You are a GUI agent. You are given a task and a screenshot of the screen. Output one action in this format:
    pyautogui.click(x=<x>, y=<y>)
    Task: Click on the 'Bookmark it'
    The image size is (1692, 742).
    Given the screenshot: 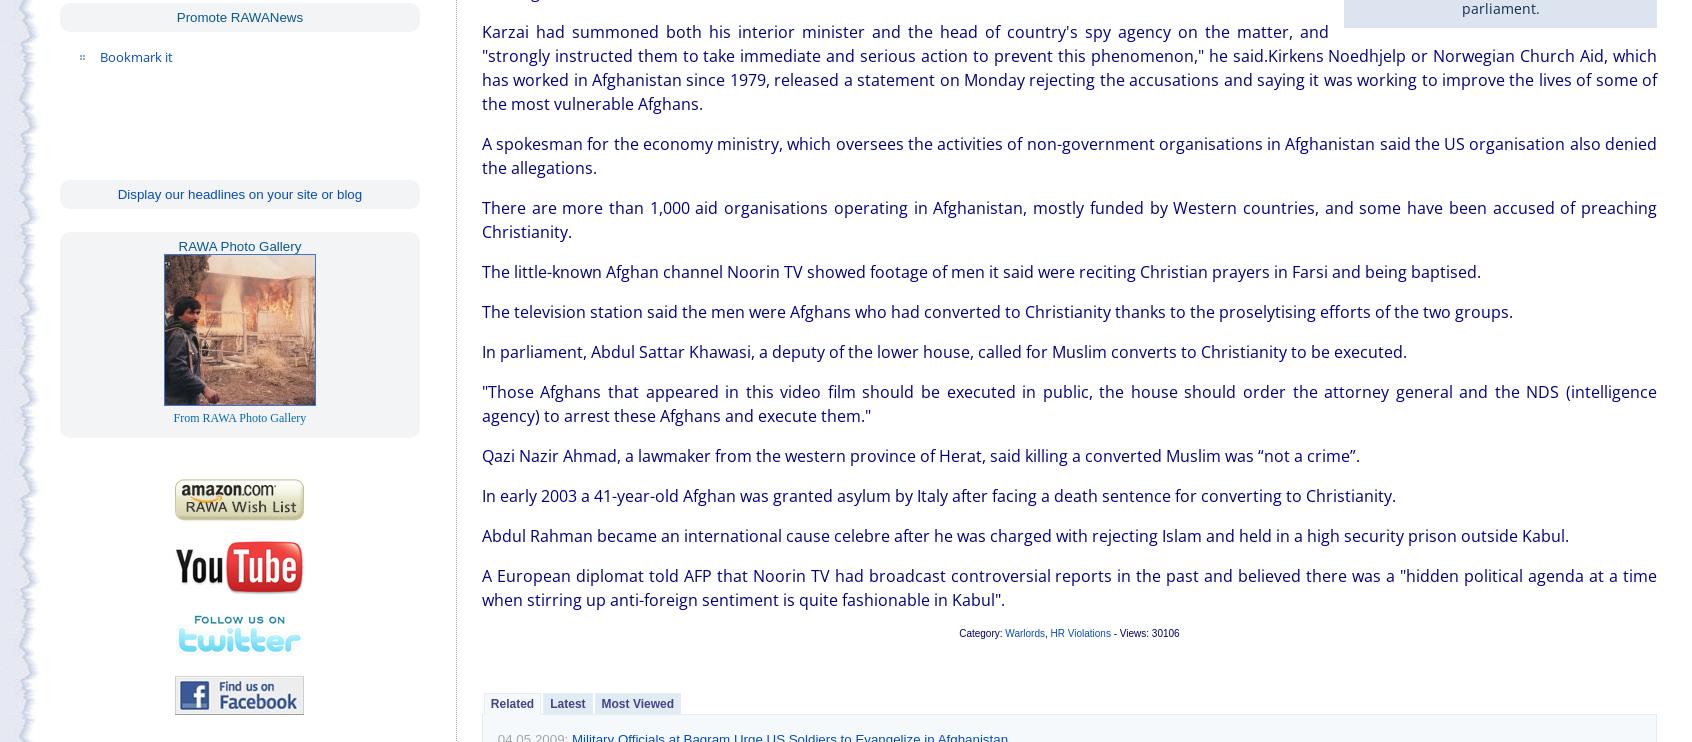 What is the action you would take?
    pyautogui.click(x=136, y=55)
    